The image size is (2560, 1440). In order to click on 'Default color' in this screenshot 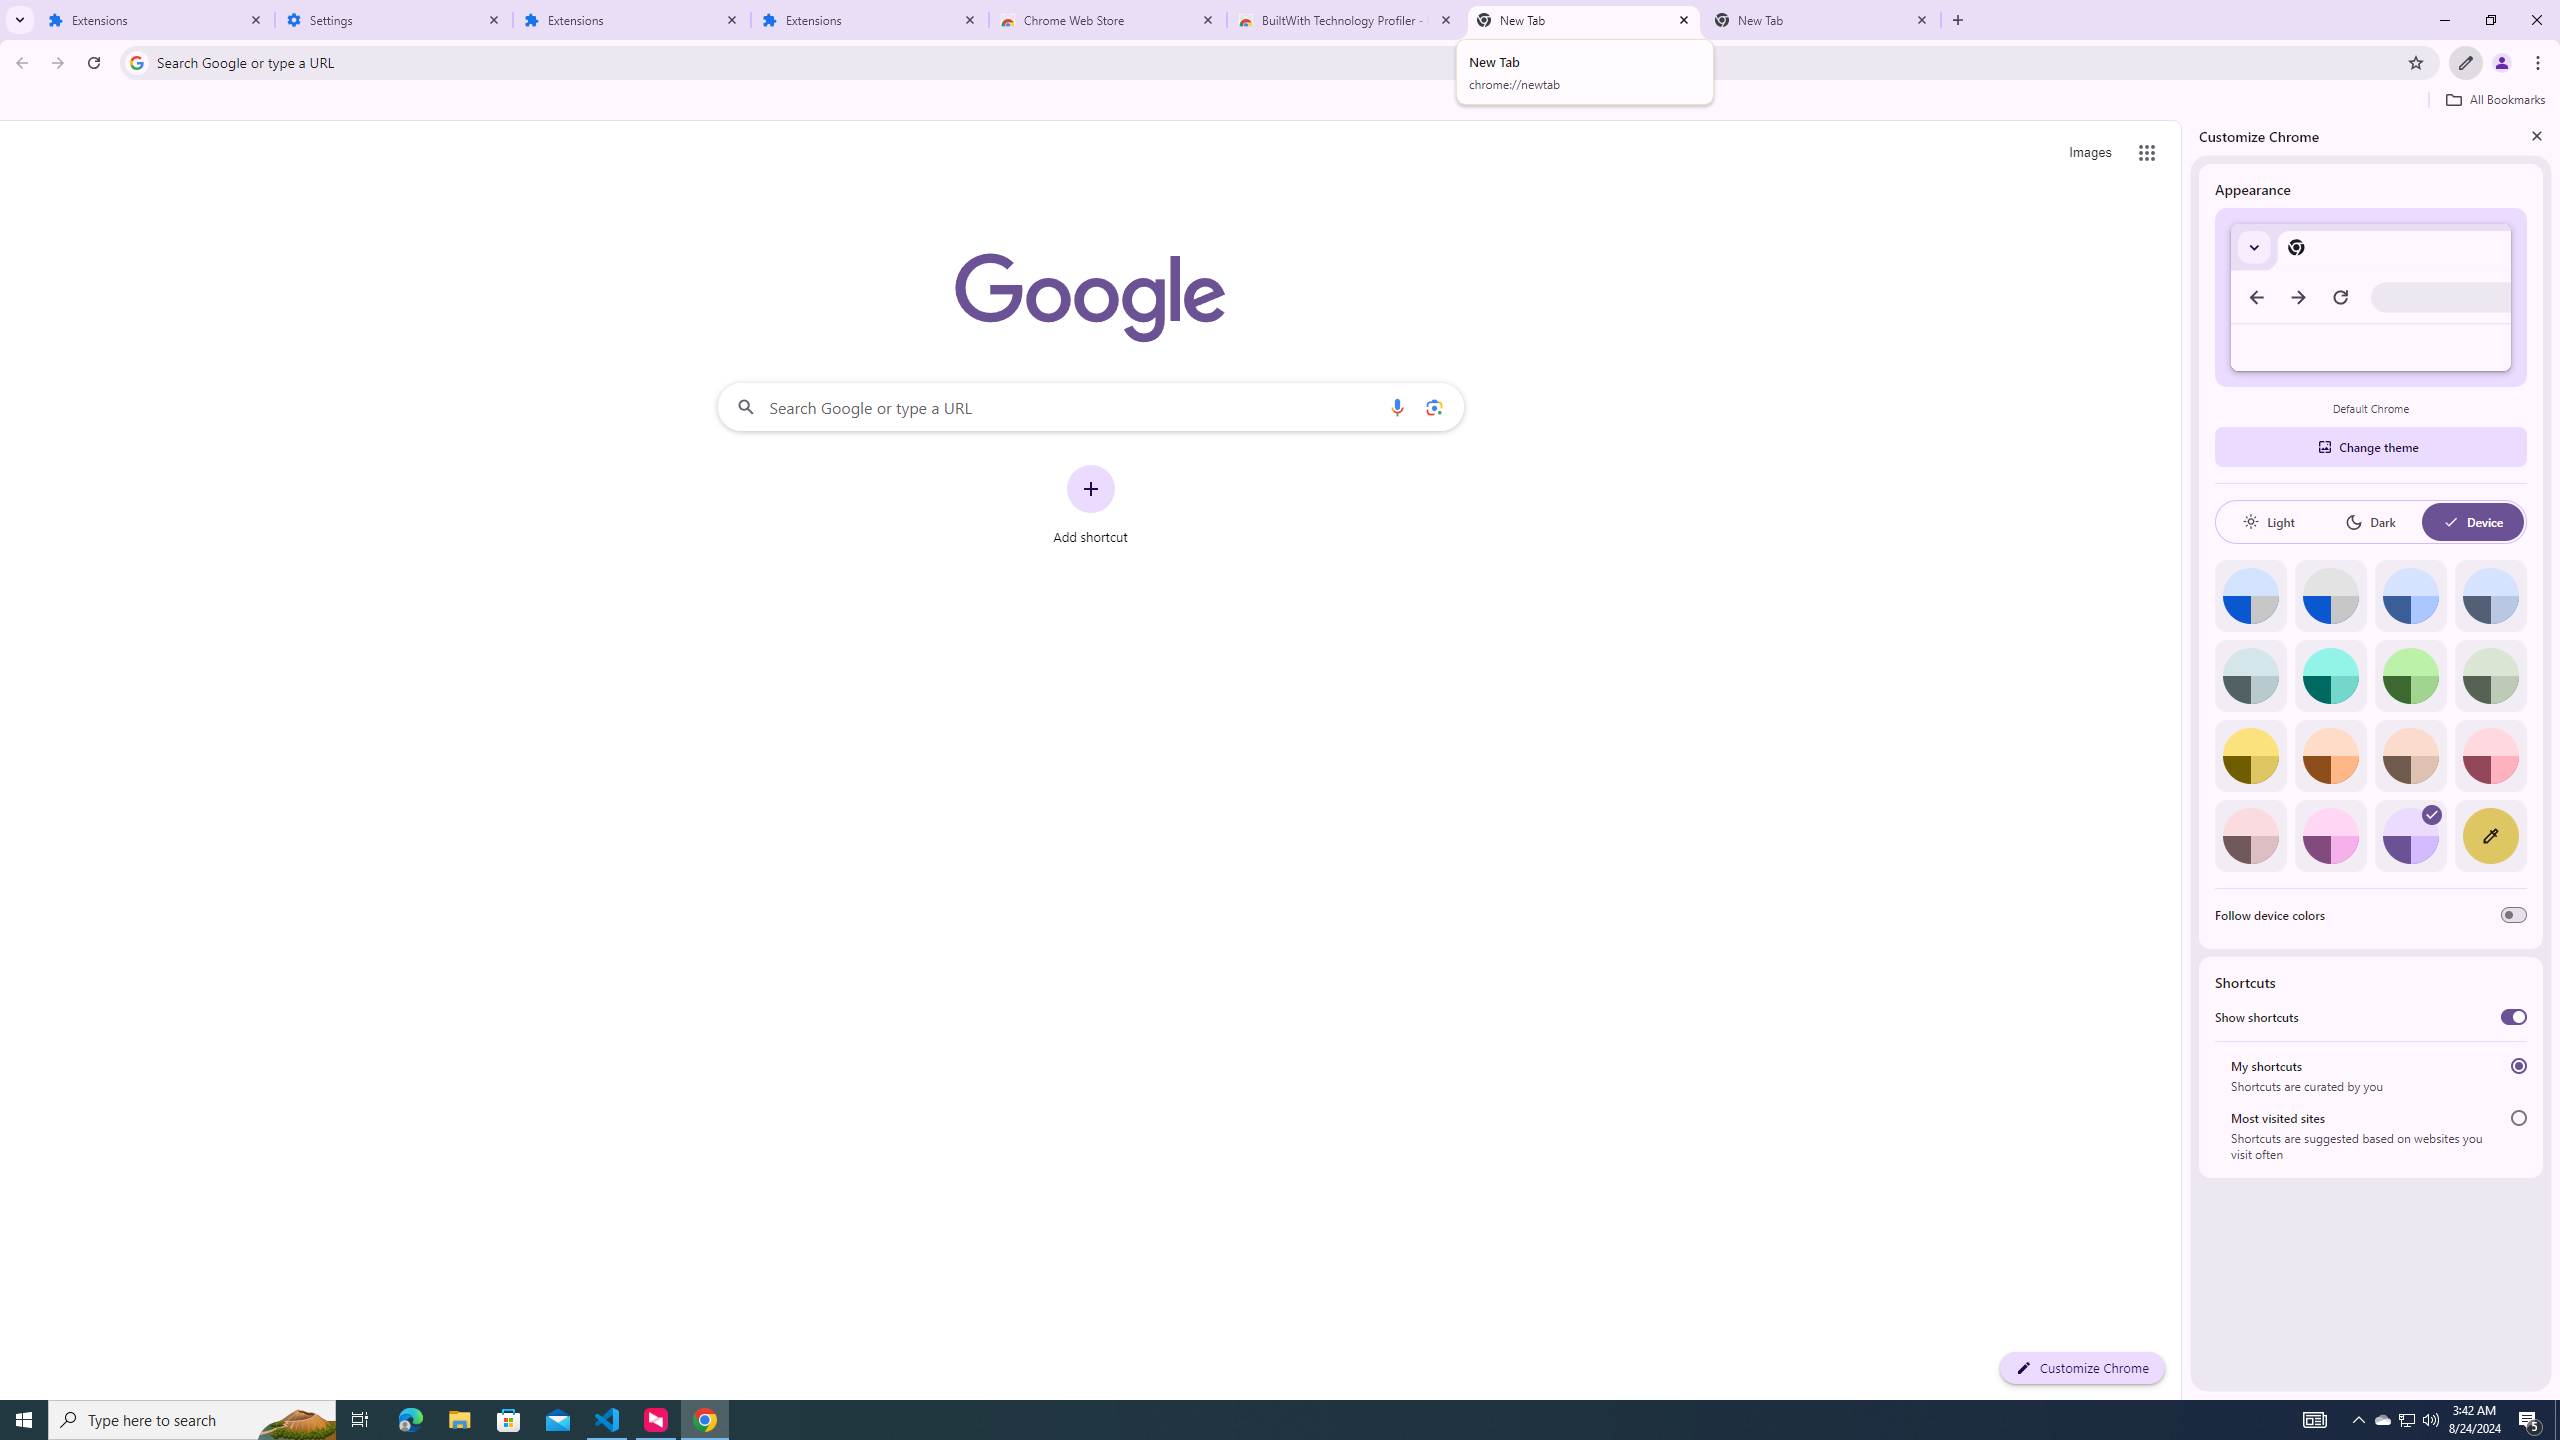, I will do `click(2250, 595)`.